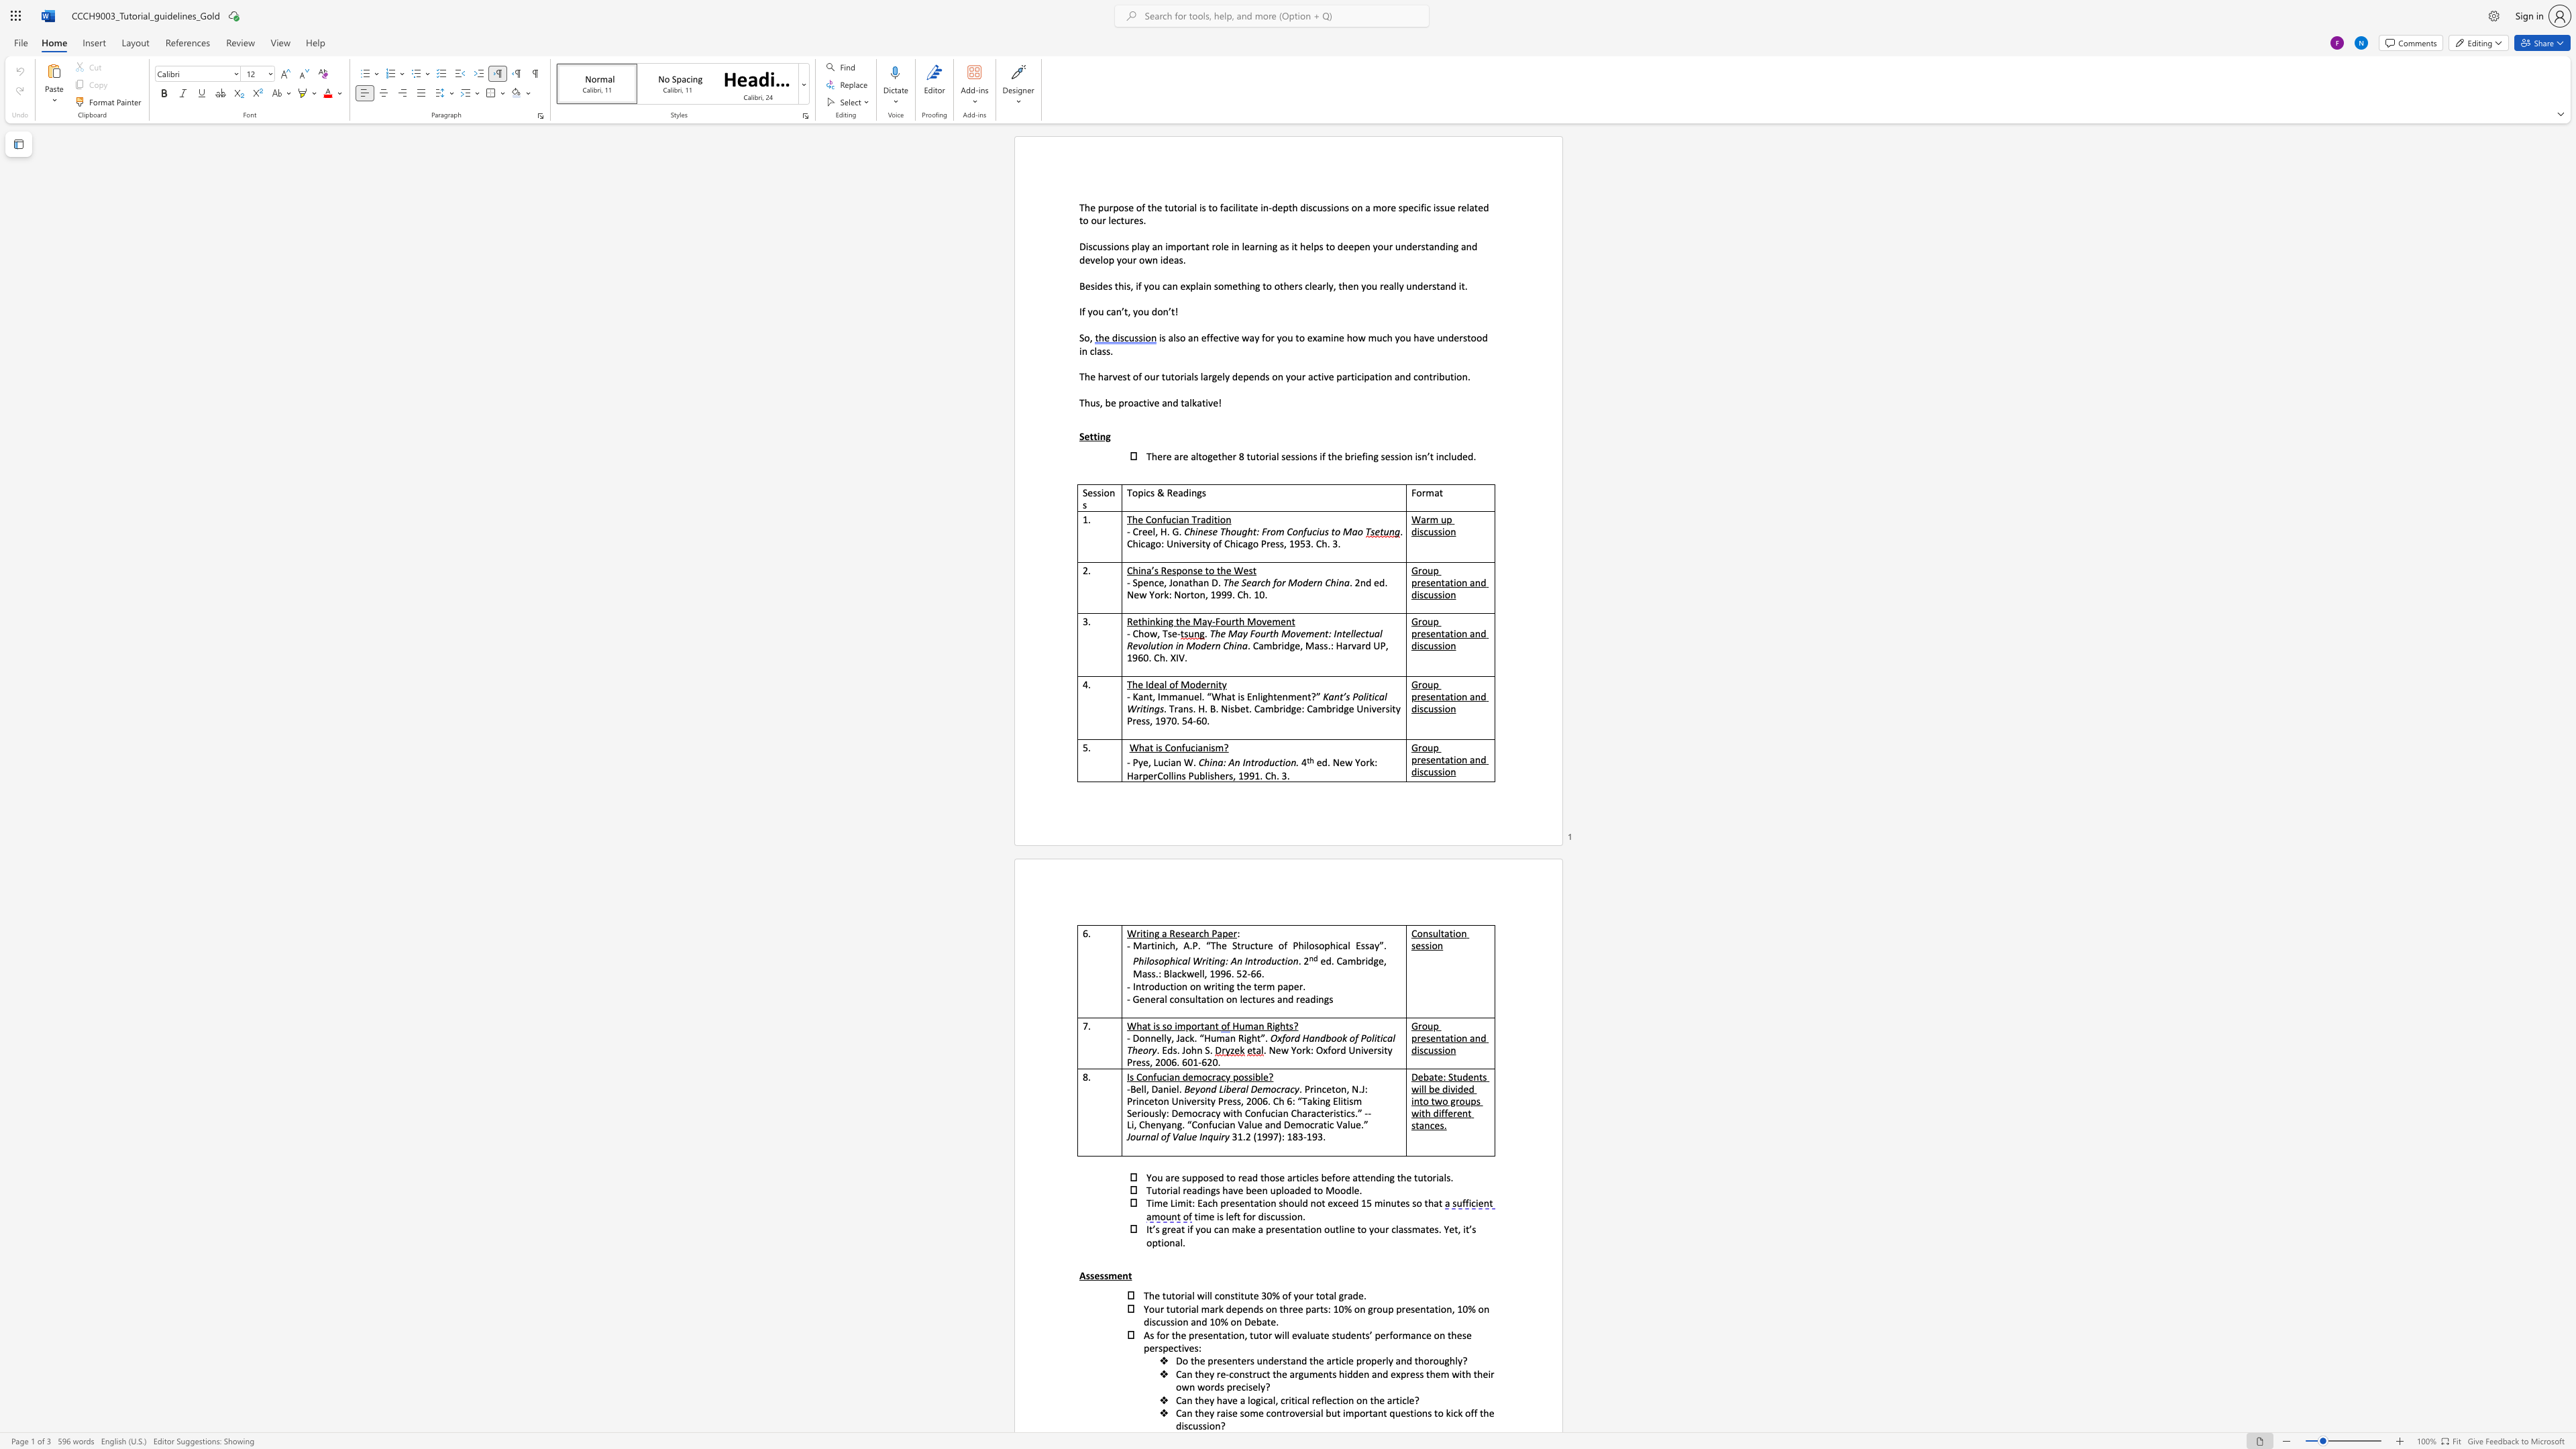 Image resolution: width=2576 pixels, height=1449 pixels. What do you see at coordinates (1141, 1076) in the screenshot?
I see `the subset text "onfucian democracy poss" within the text "Is Confucian democracy possible?"` at bounding box center [1141, 1076].